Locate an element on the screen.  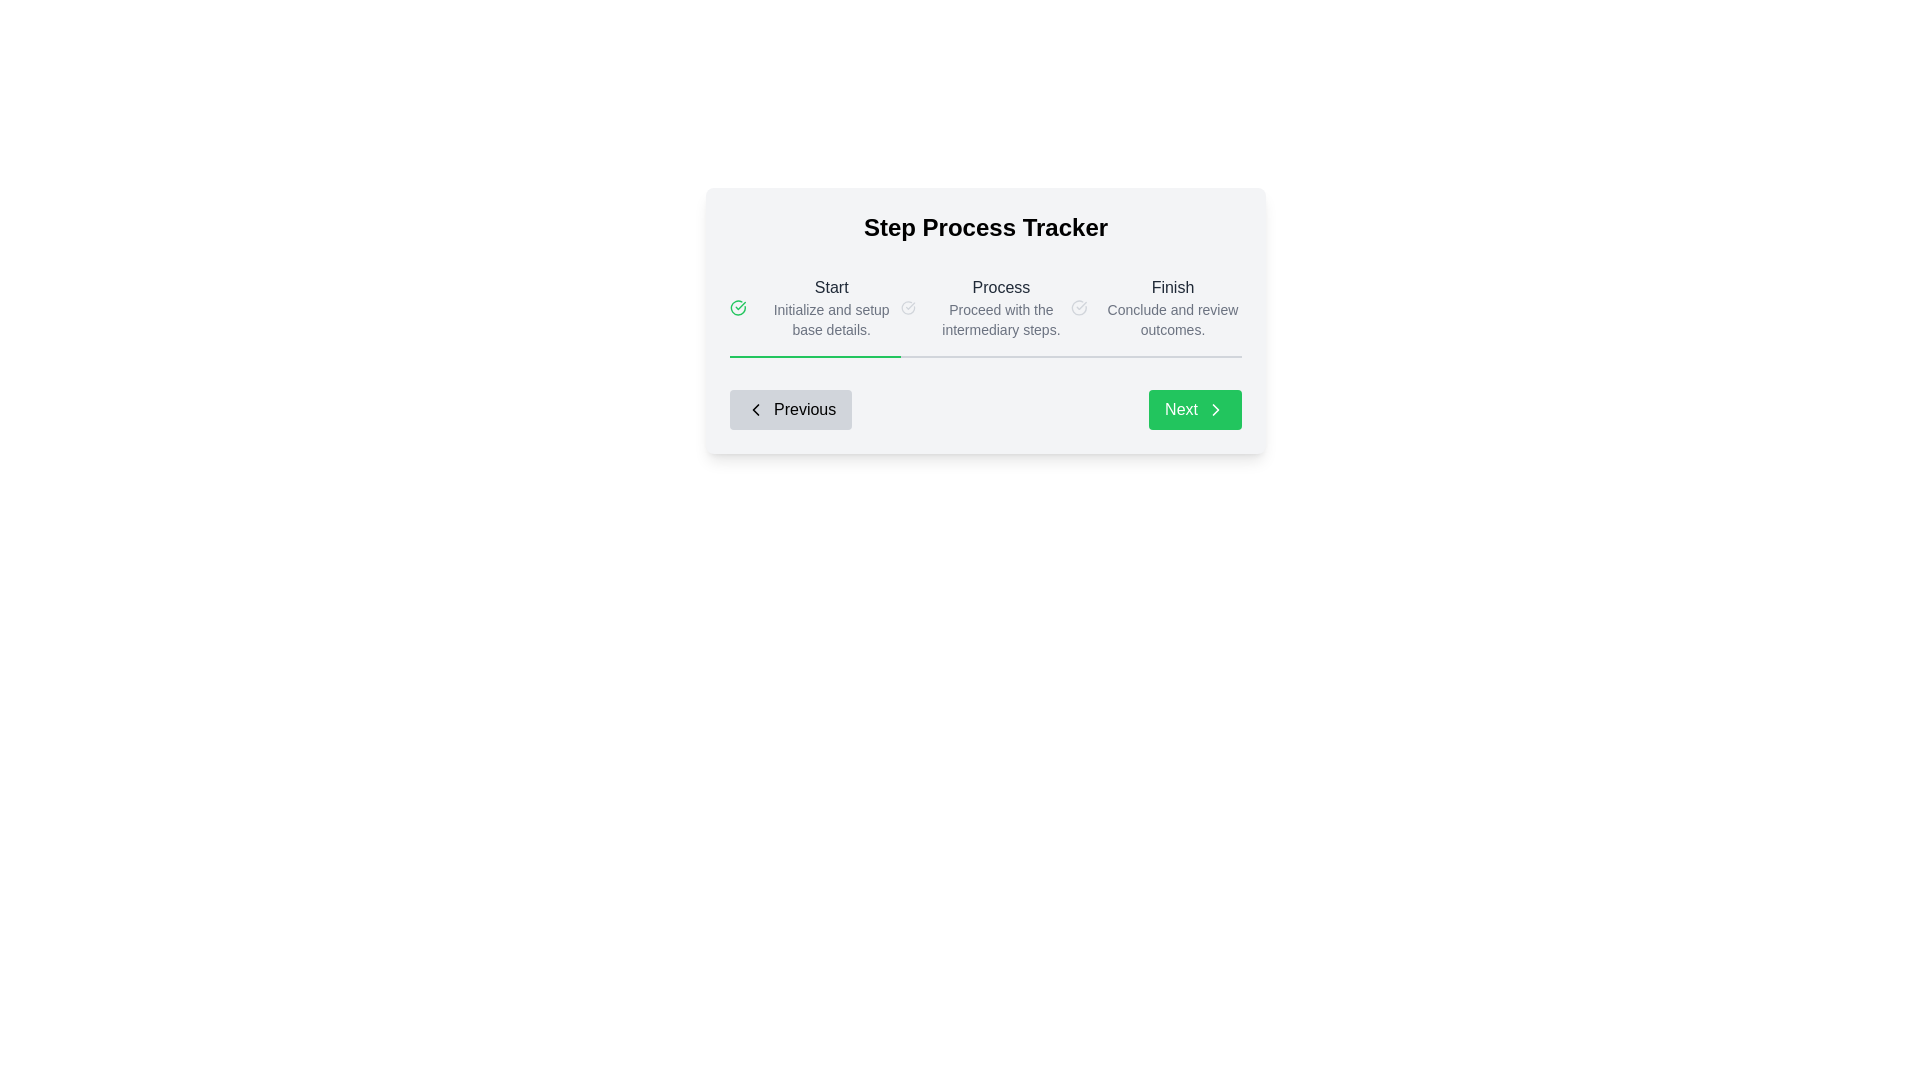
the backward navigation icon located on the left side of the 'Previous' button in the application's layout is located at coordinates (754, 408).